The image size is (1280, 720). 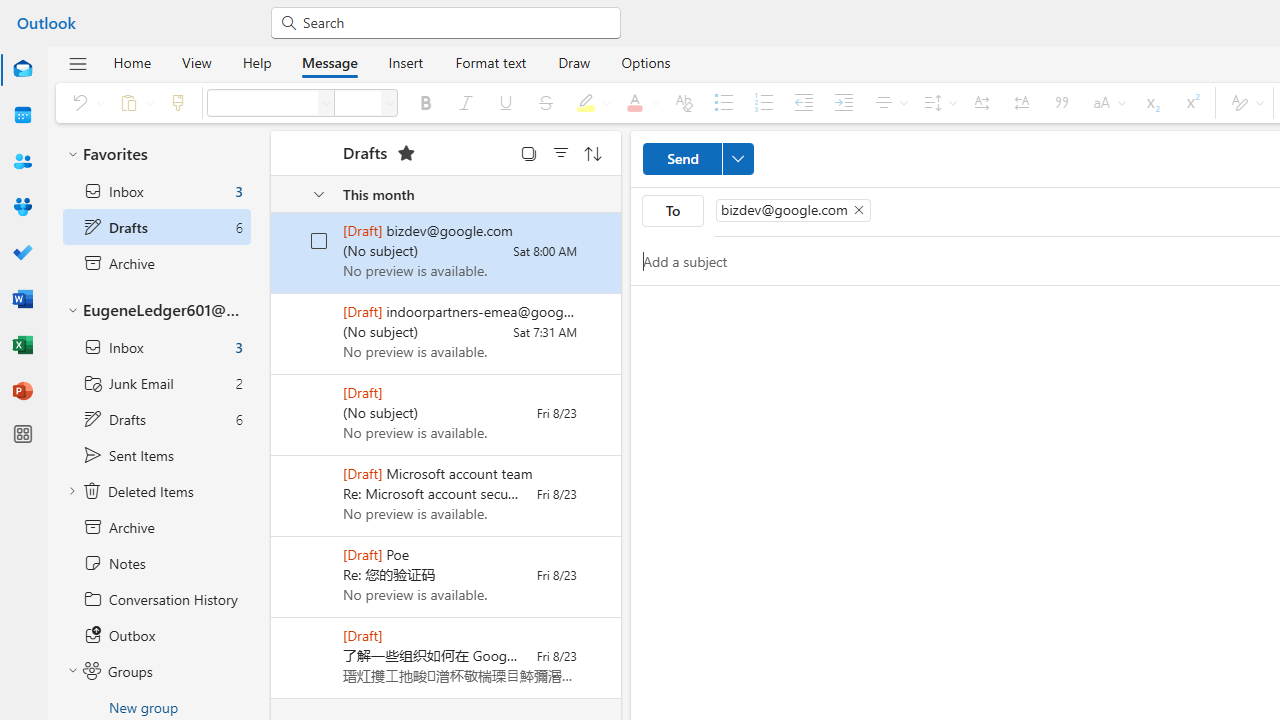 What do you see at coordinates (490, 61) in the screenshot?
I see `'Format text'` at bounding box center [490, 61].